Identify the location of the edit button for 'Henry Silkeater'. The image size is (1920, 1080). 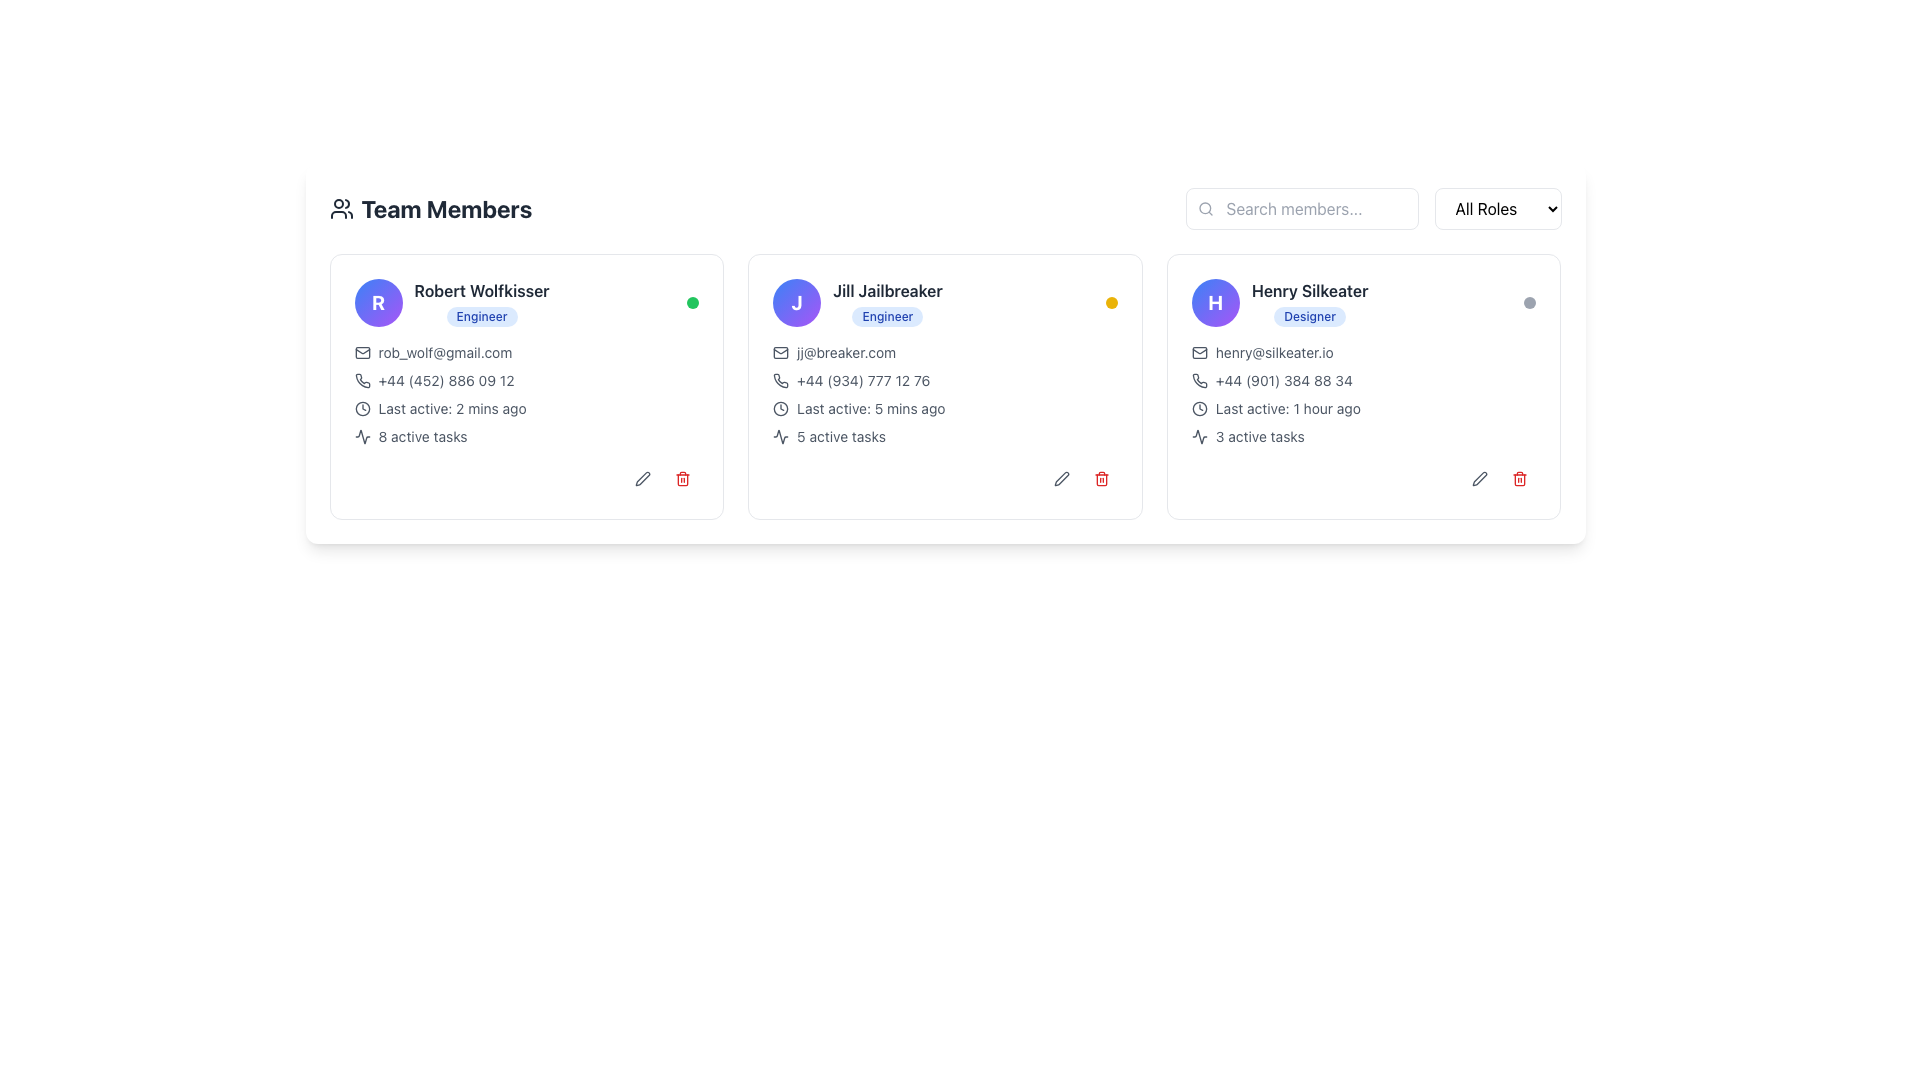
(1480, 478).